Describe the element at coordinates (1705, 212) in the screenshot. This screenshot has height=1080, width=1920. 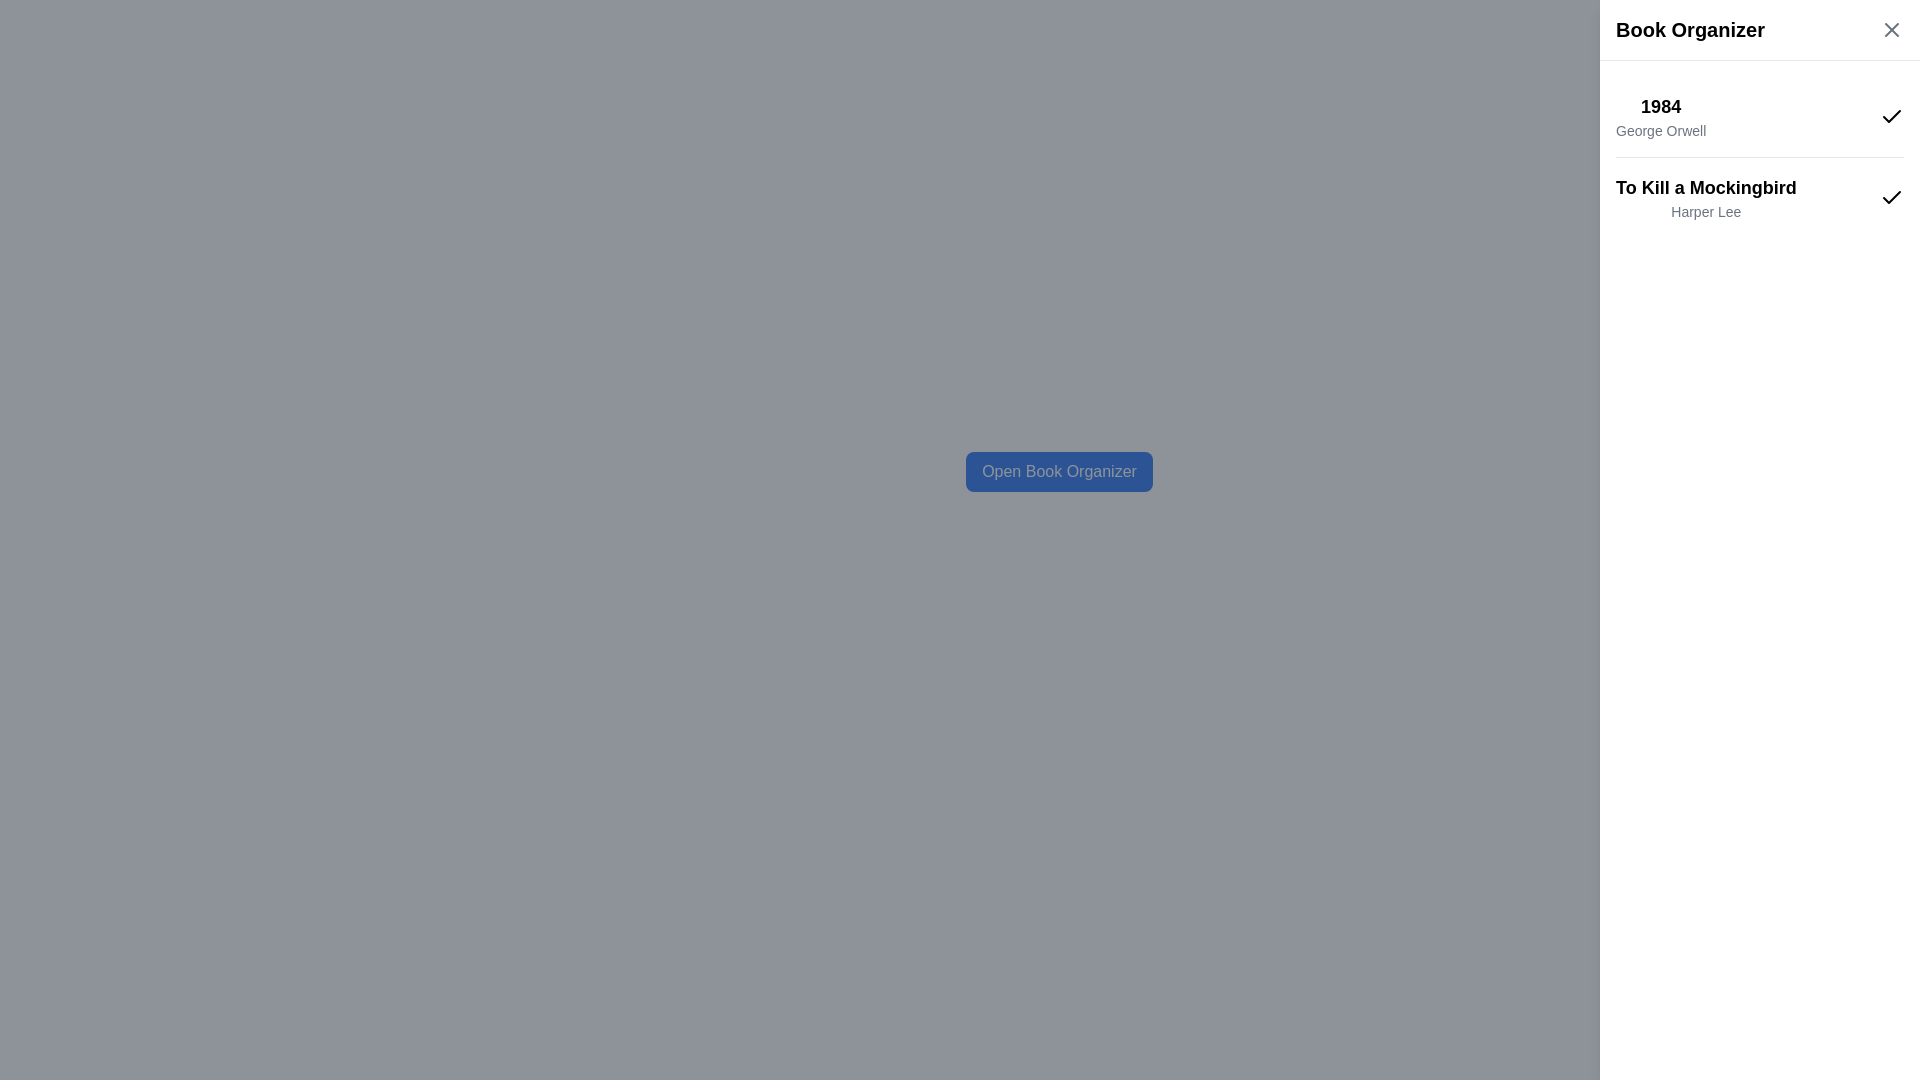
I see `the text label displaying 'Harper Lee', which is positioned beneath the title 'To Kill a Mockingbird' in a structured list layout` at that location.